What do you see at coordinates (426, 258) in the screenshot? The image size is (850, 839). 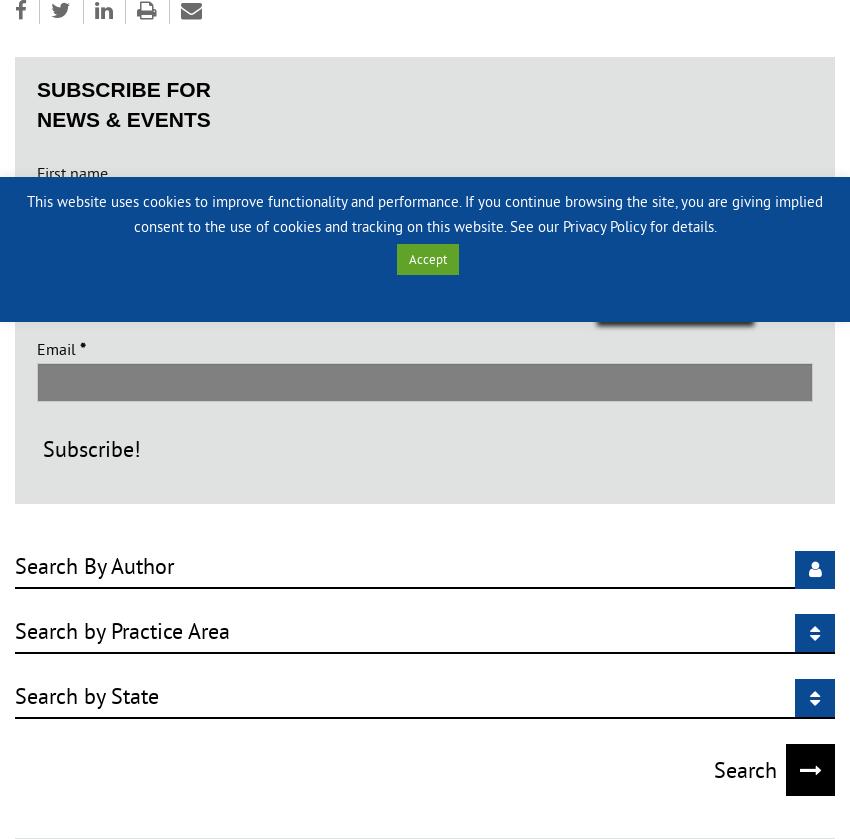 I see `'Accept'` at bounding box center [426, 258].